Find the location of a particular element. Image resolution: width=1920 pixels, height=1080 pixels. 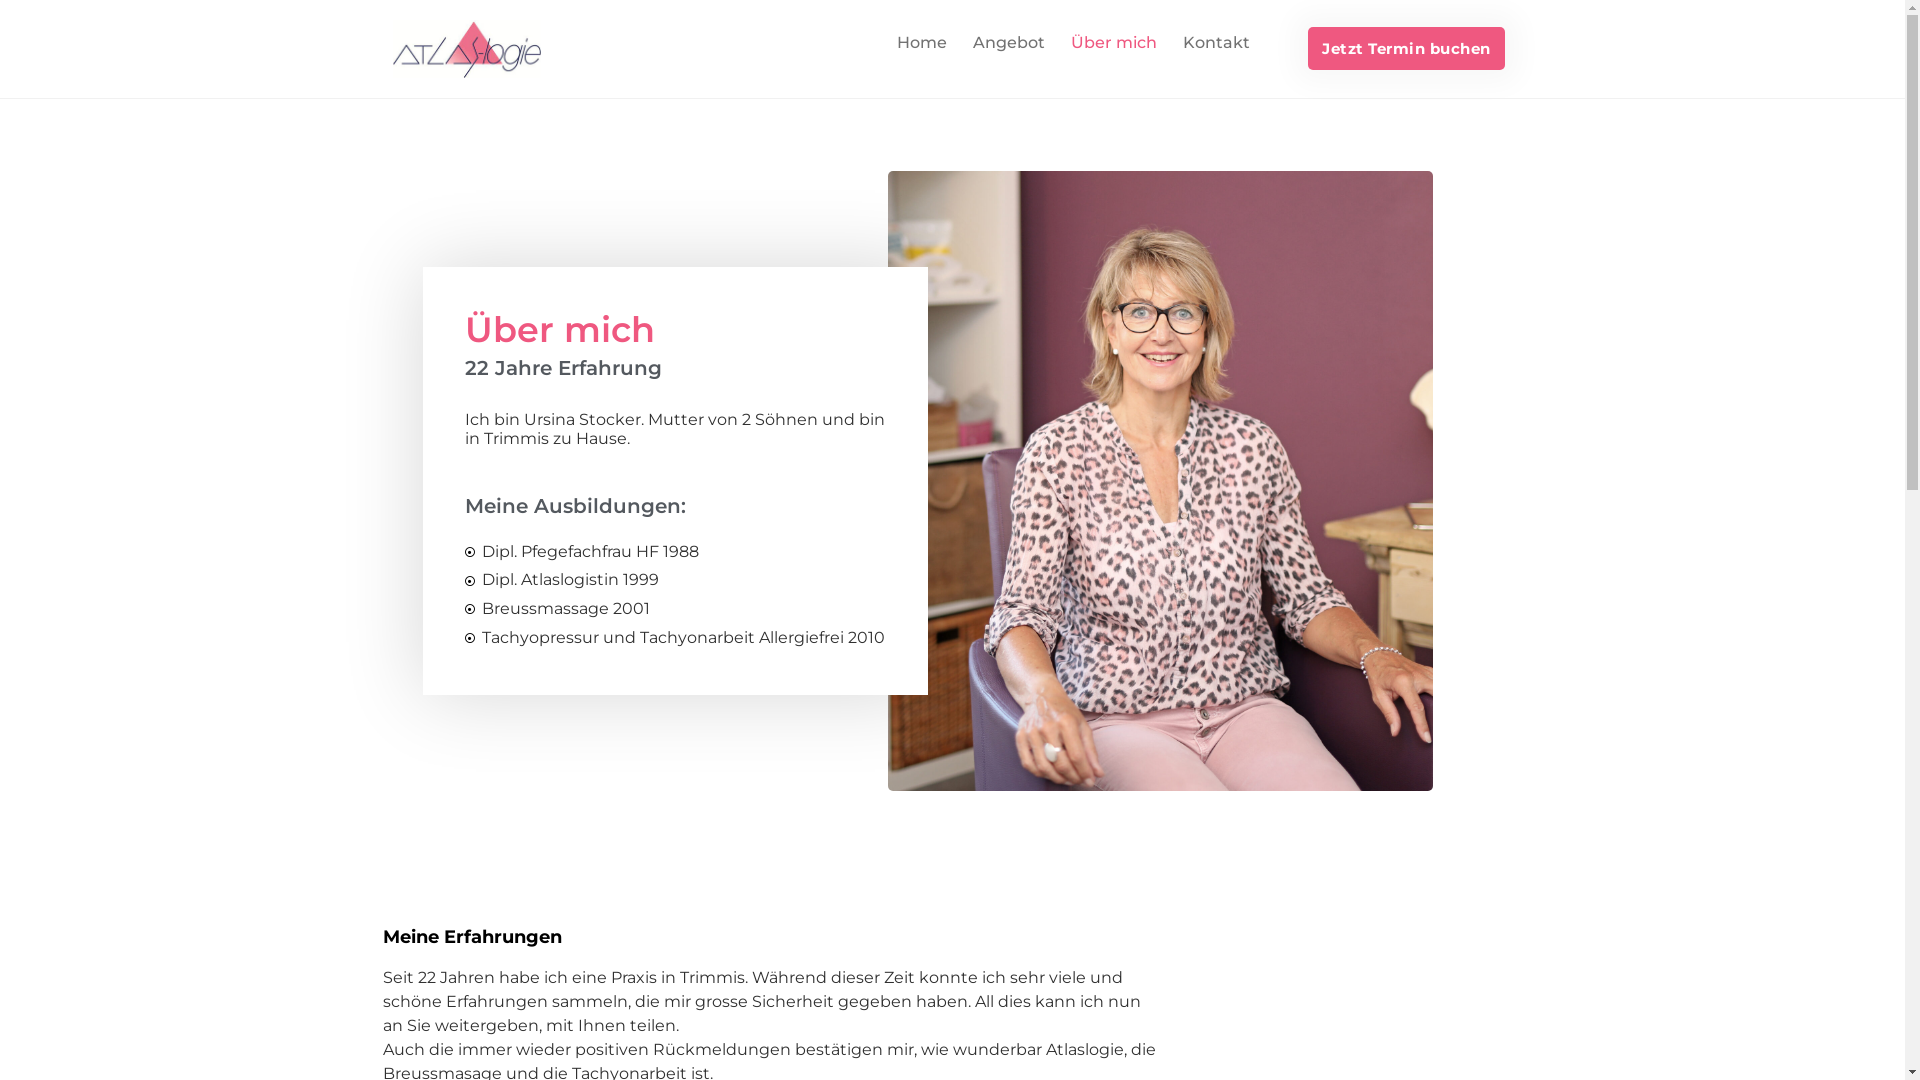

'Jetzt Termin buchen' is located at coordinates (1405, 47).